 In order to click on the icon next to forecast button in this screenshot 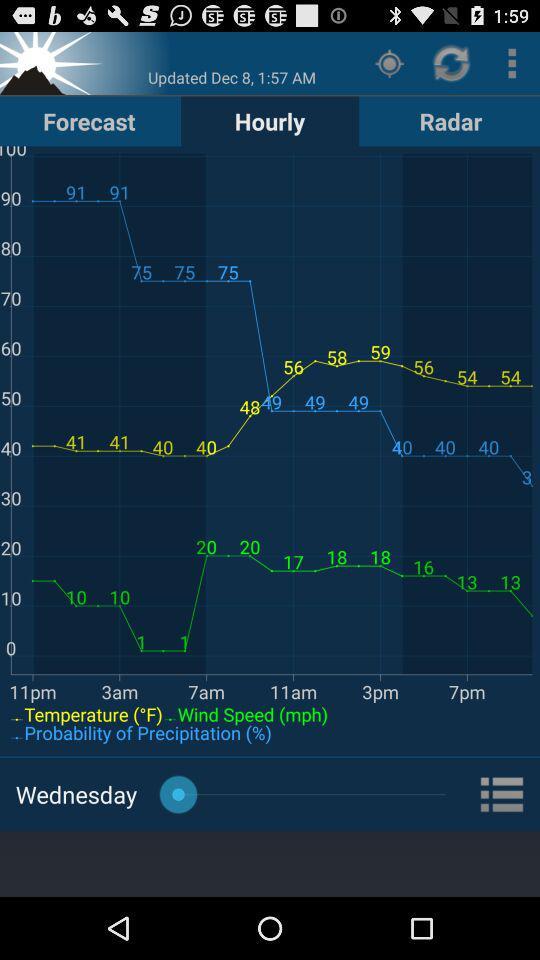, I will do `click(270, 120)`.